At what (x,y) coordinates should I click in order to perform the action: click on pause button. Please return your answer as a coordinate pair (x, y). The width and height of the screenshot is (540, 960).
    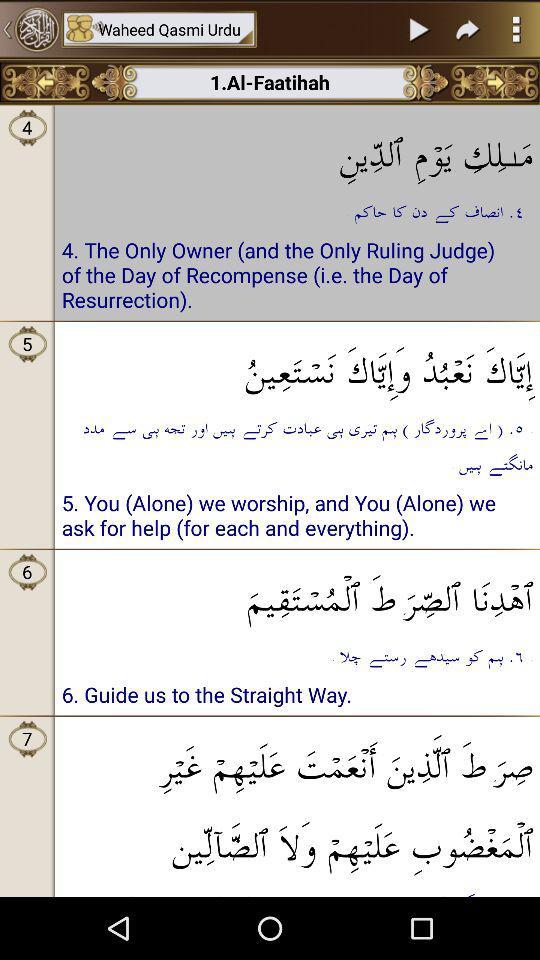
    Looking at the image, I should click on (419, 28).